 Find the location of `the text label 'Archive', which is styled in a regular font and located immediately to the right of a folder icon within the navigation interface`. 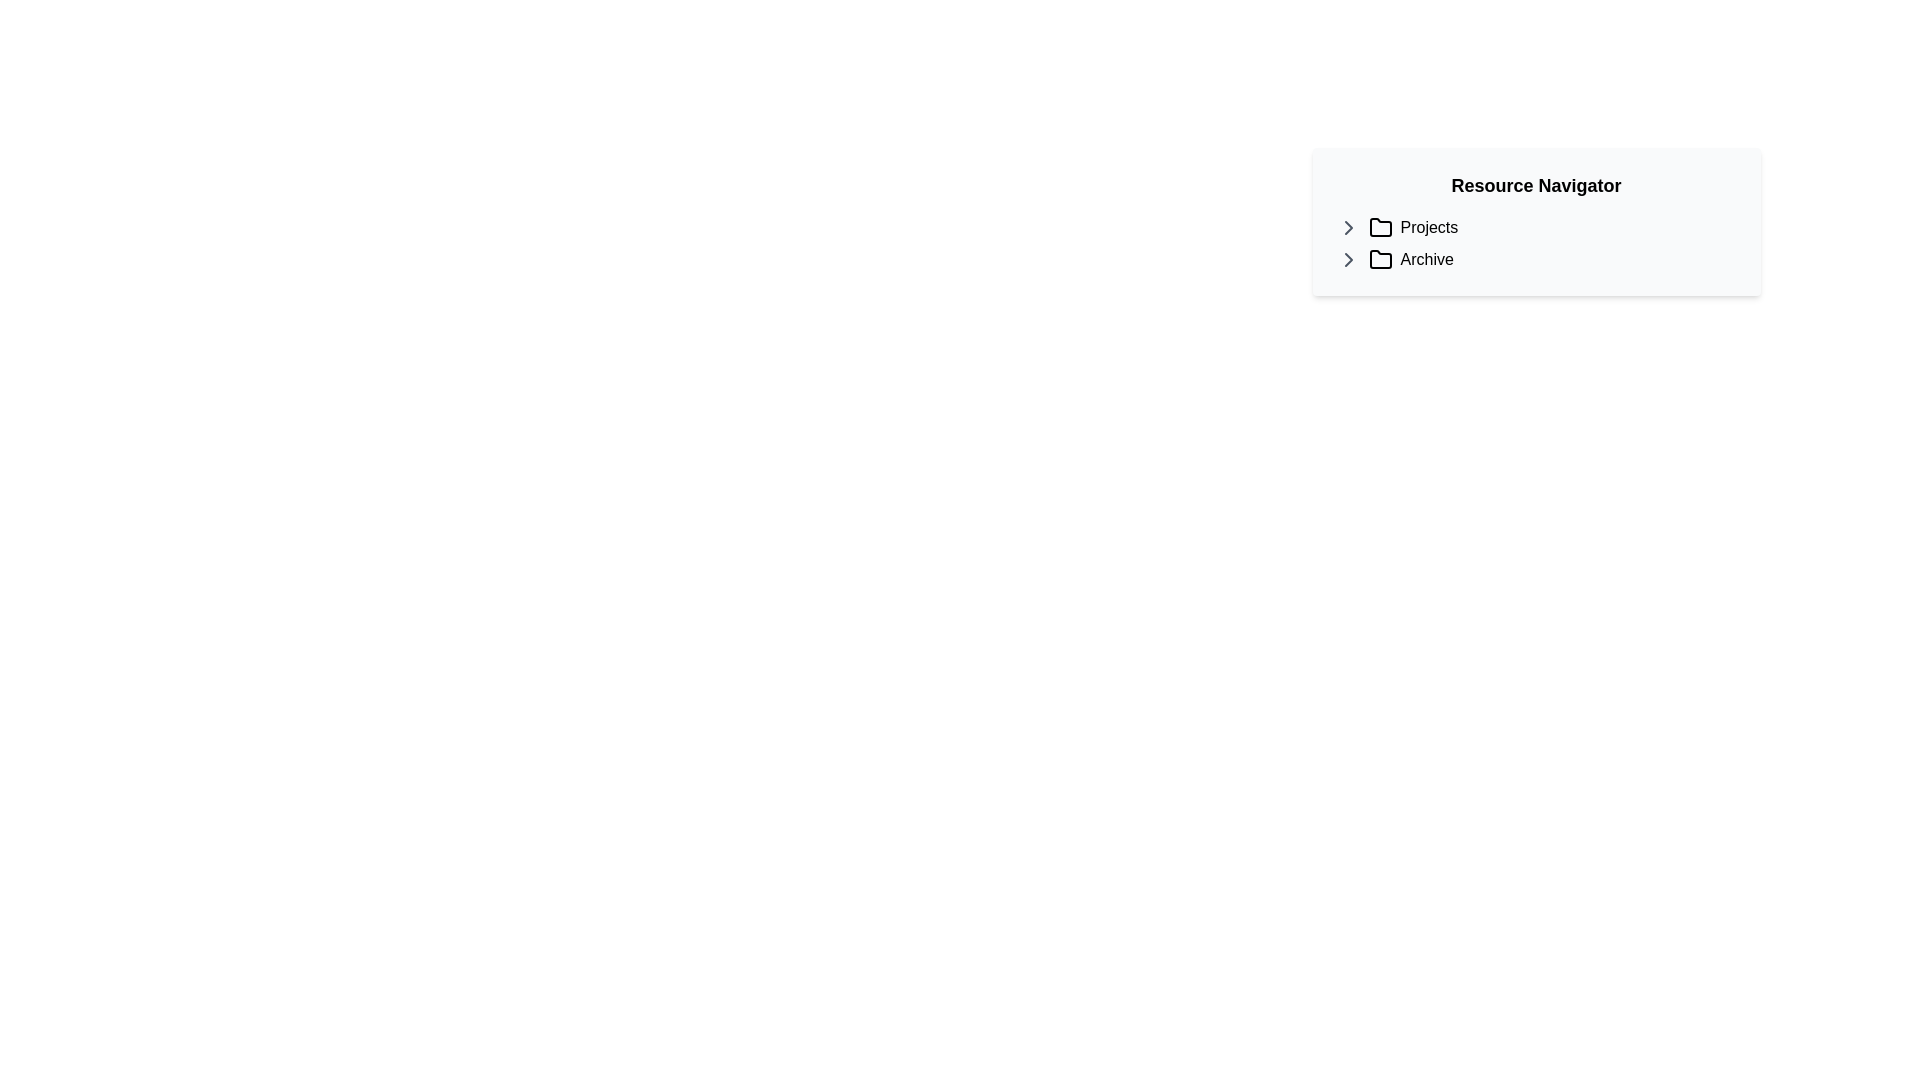

the text label 'Archive', which is styled in a regular font and located immediately to the right of a folder icon within the navigation interface is located at coordinates (1426, 258).